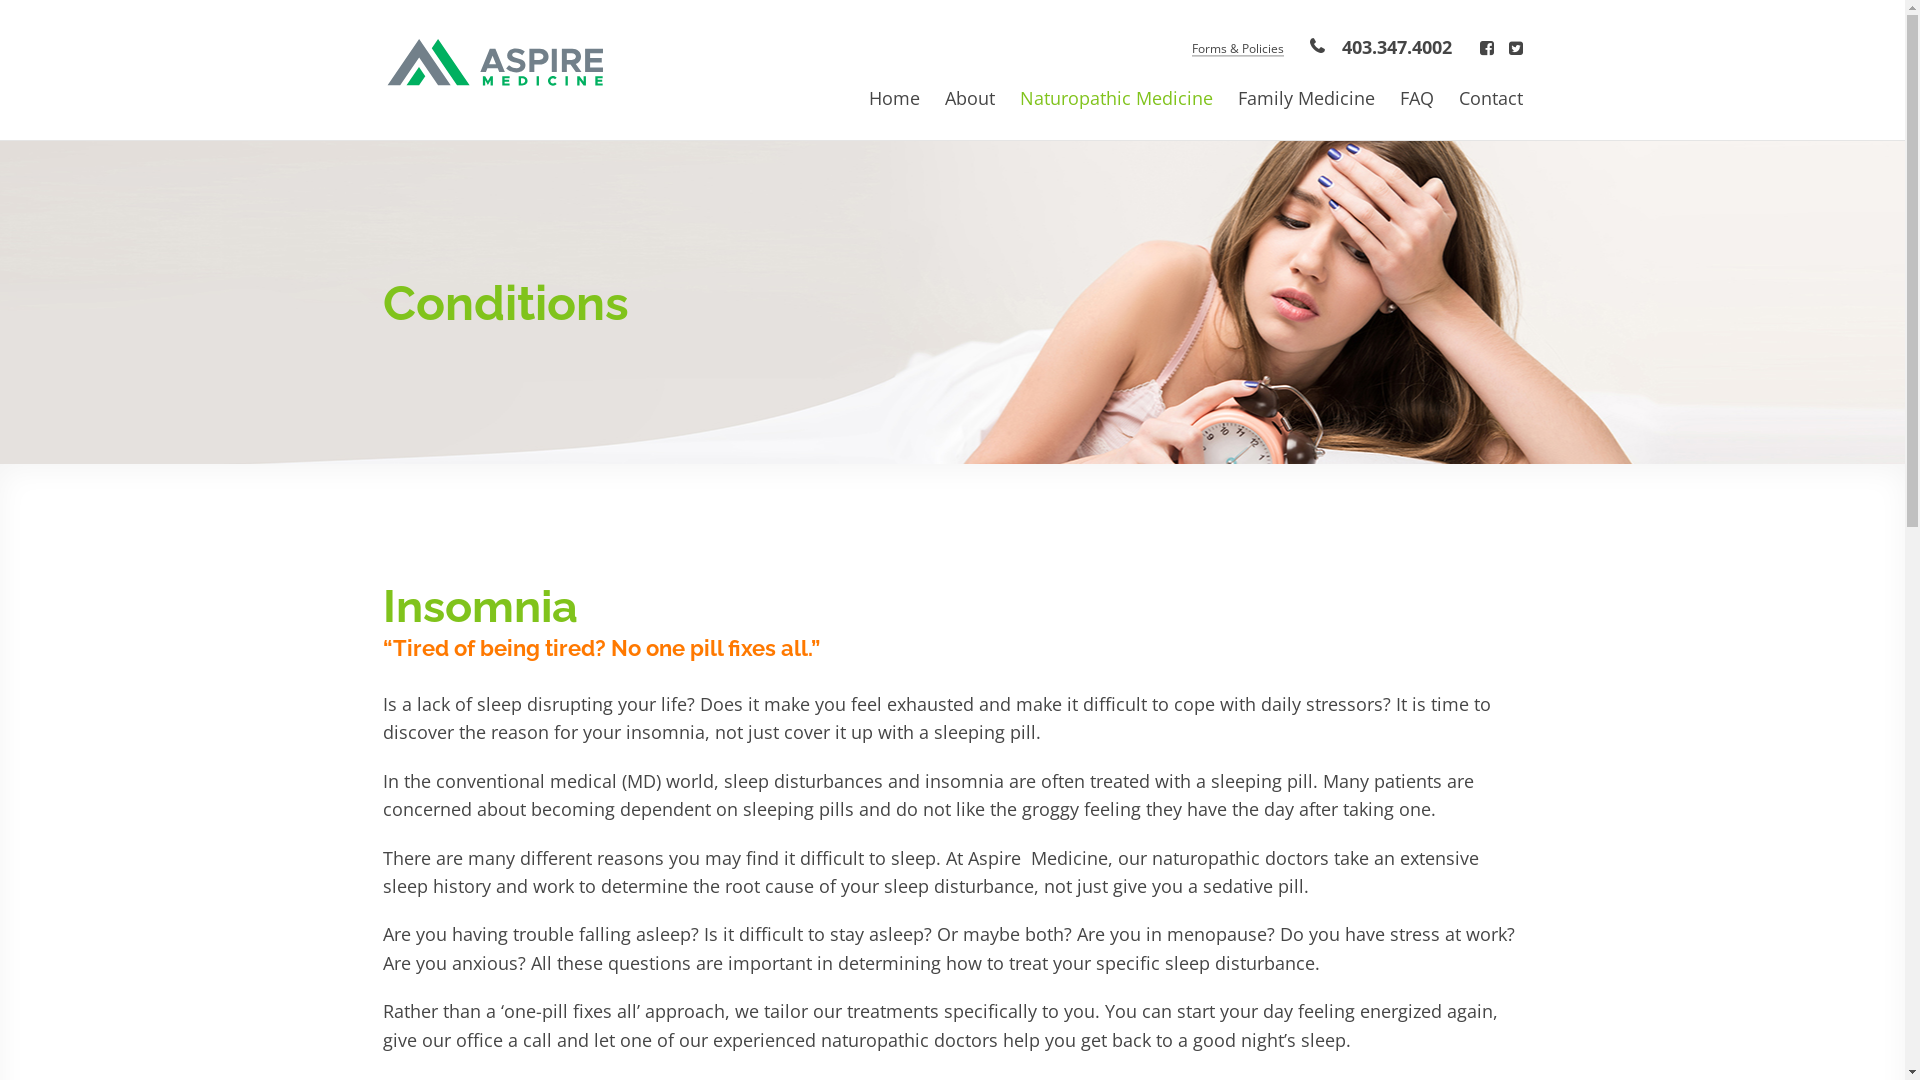 The width and height of the screenshot is (1920, 1080). Describe the element at coordinates (1487, 46) in the screenshot. I see `'Facebook'` at that location.